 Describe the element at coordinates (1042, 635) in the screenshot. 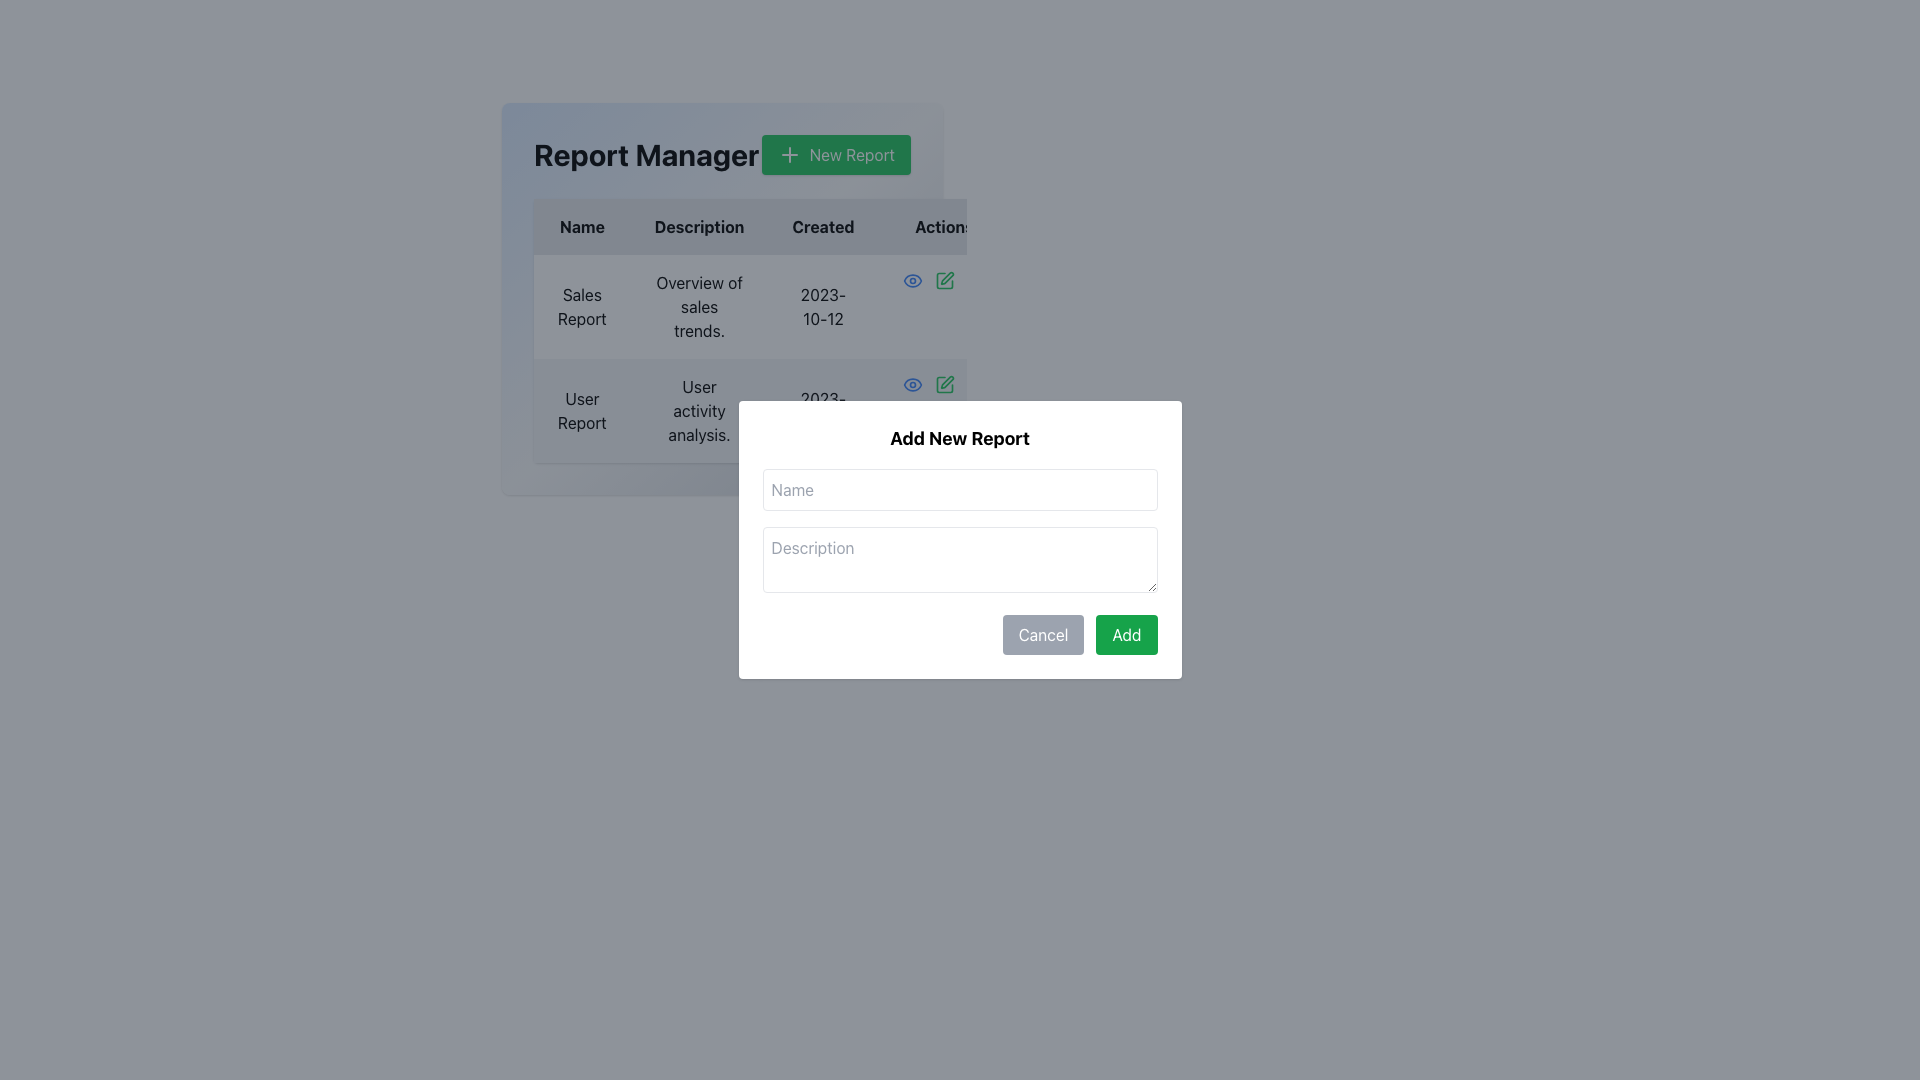

I see `the cancelation action button located at the bottom-right corner of the modal dialog` at that location.